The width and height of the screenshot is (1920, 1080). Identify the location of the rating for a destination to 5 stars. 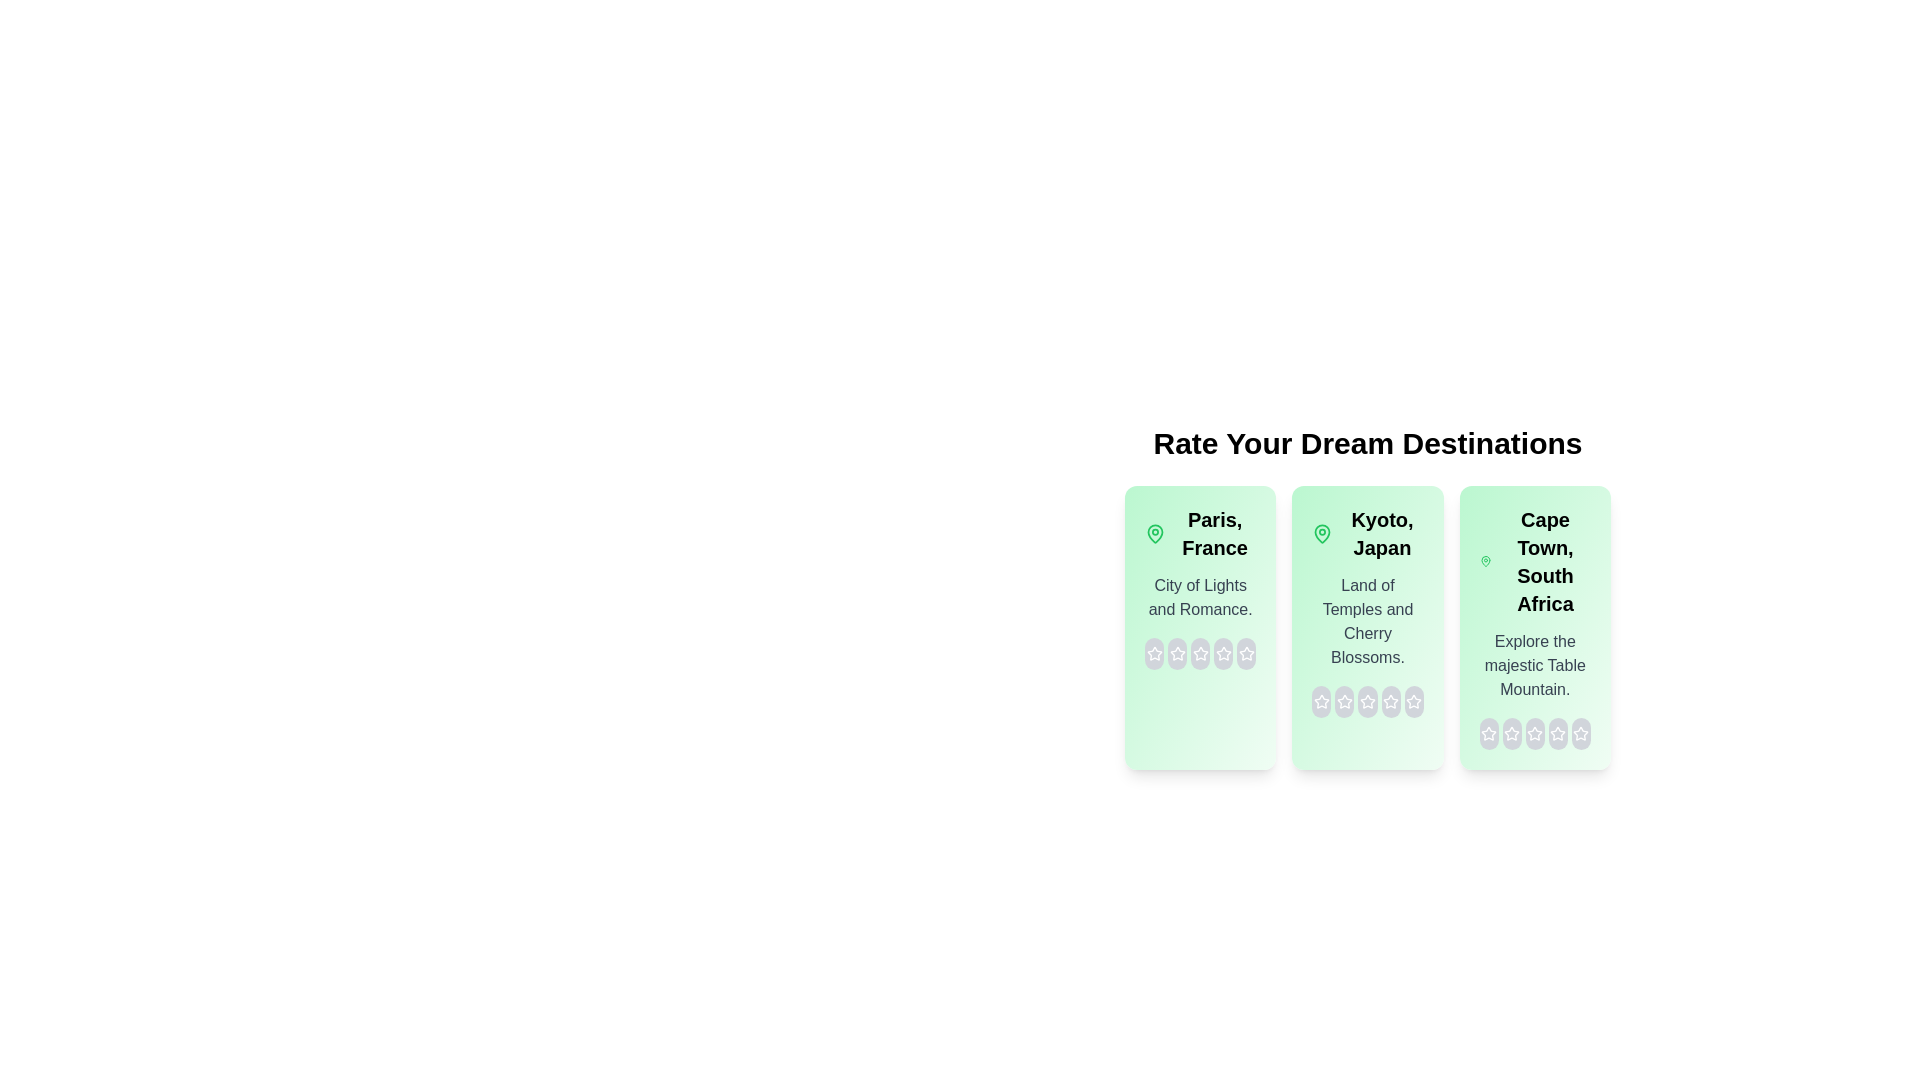
(1245, 654).